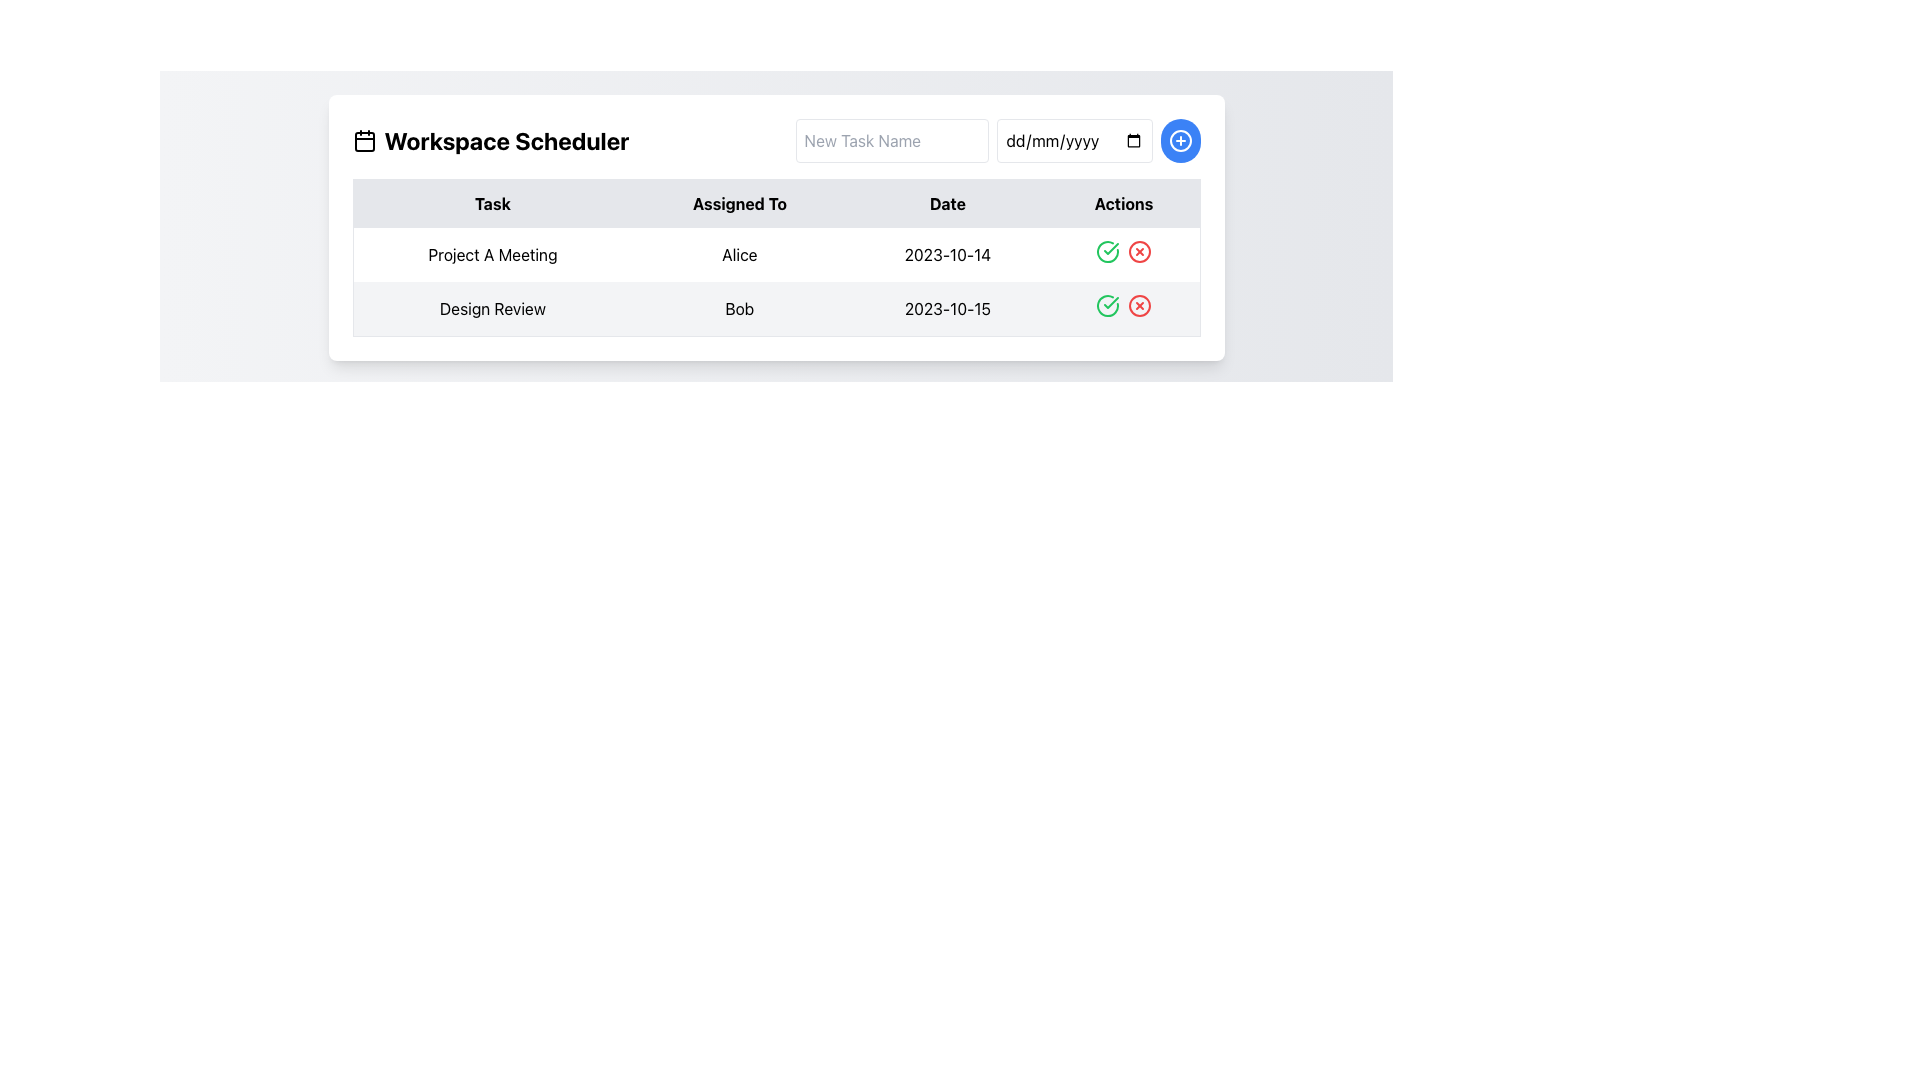 The image size is (1920, 1080). I want to click on the label for the task titled 'Project A Meeting', which is positioned under the 'Task' column and adjacent to 'Alice' in the 'Assigned To' column, so click(492, 253).